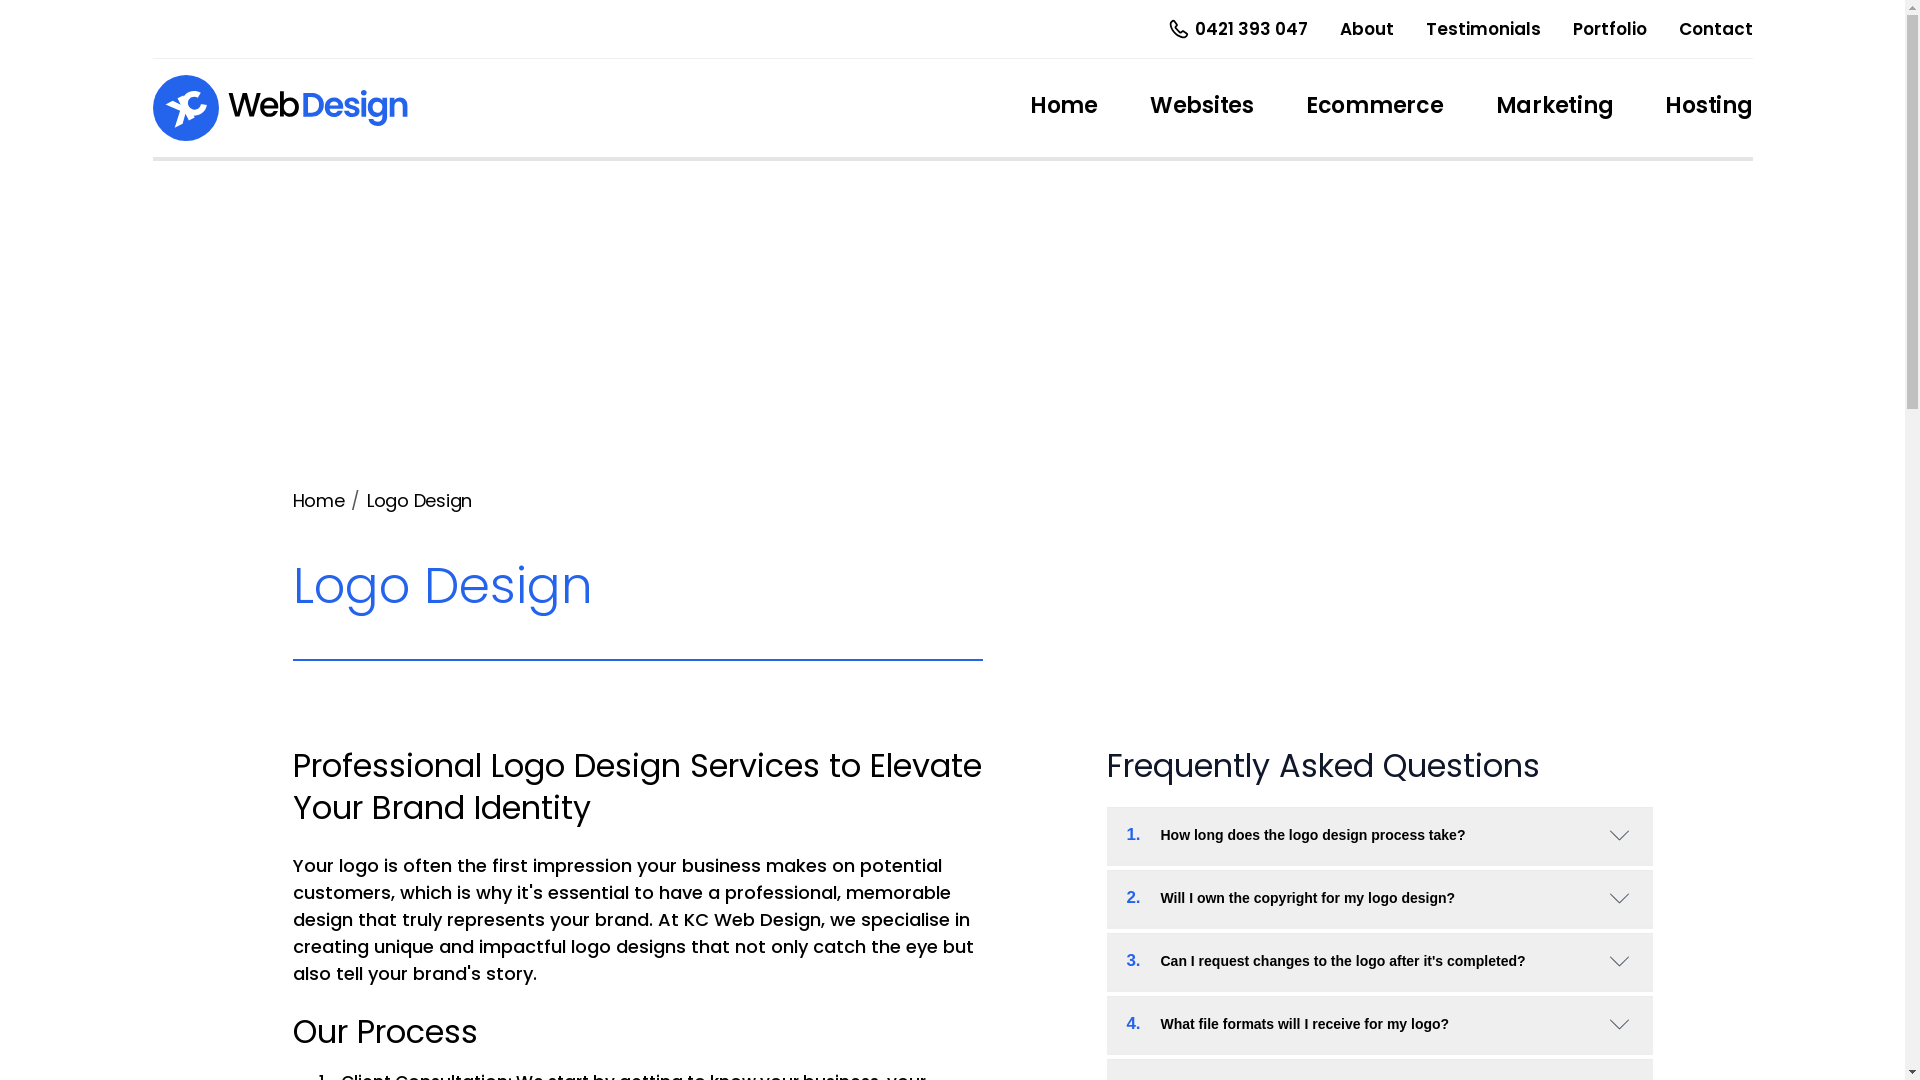 The height and width of the screenshot is (1080, 1920). I want to click on 'Home', so click(316, 499).